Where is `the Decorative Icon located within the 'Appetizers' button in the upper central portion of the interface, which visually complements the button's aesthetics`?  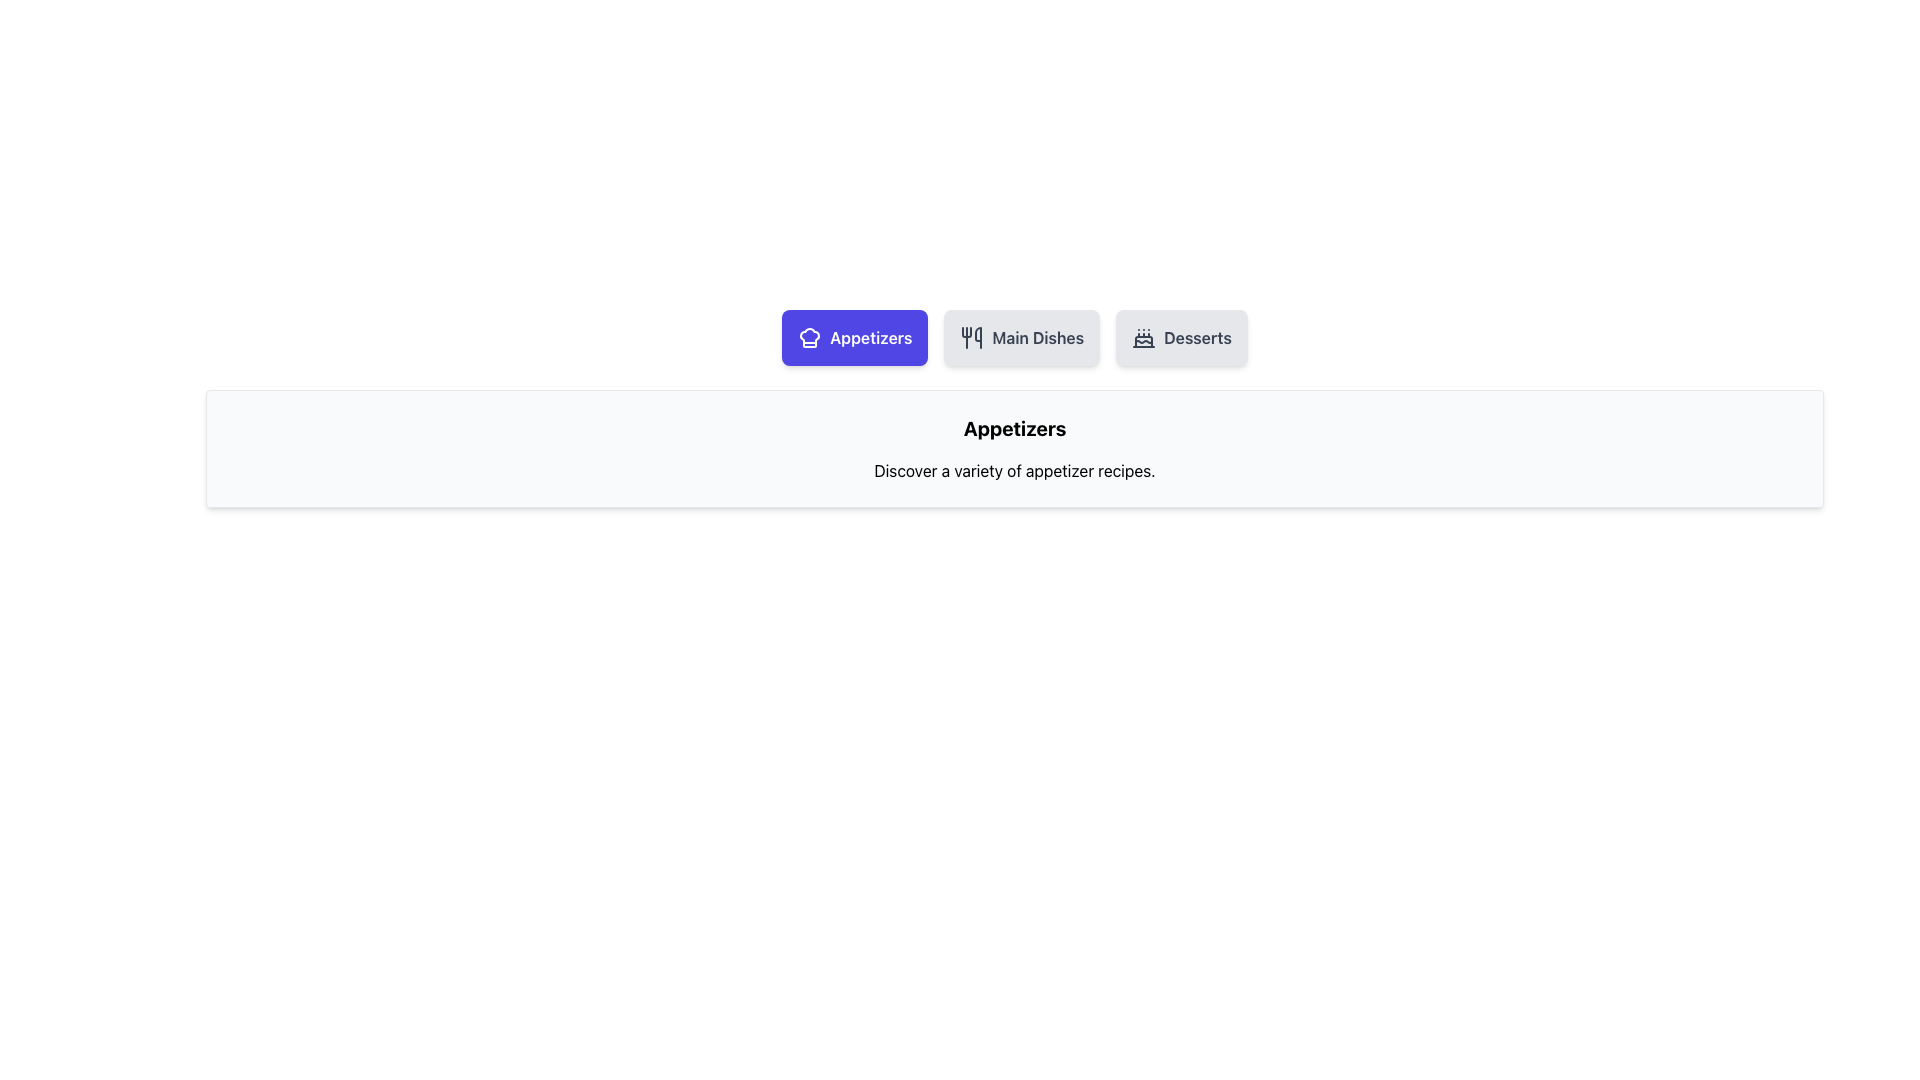
the Decorative Icon located within the 'Appetizers' button in the upper central portion of the interface, which visually complements the button's aesthetics is located at coordinates (810, 337).